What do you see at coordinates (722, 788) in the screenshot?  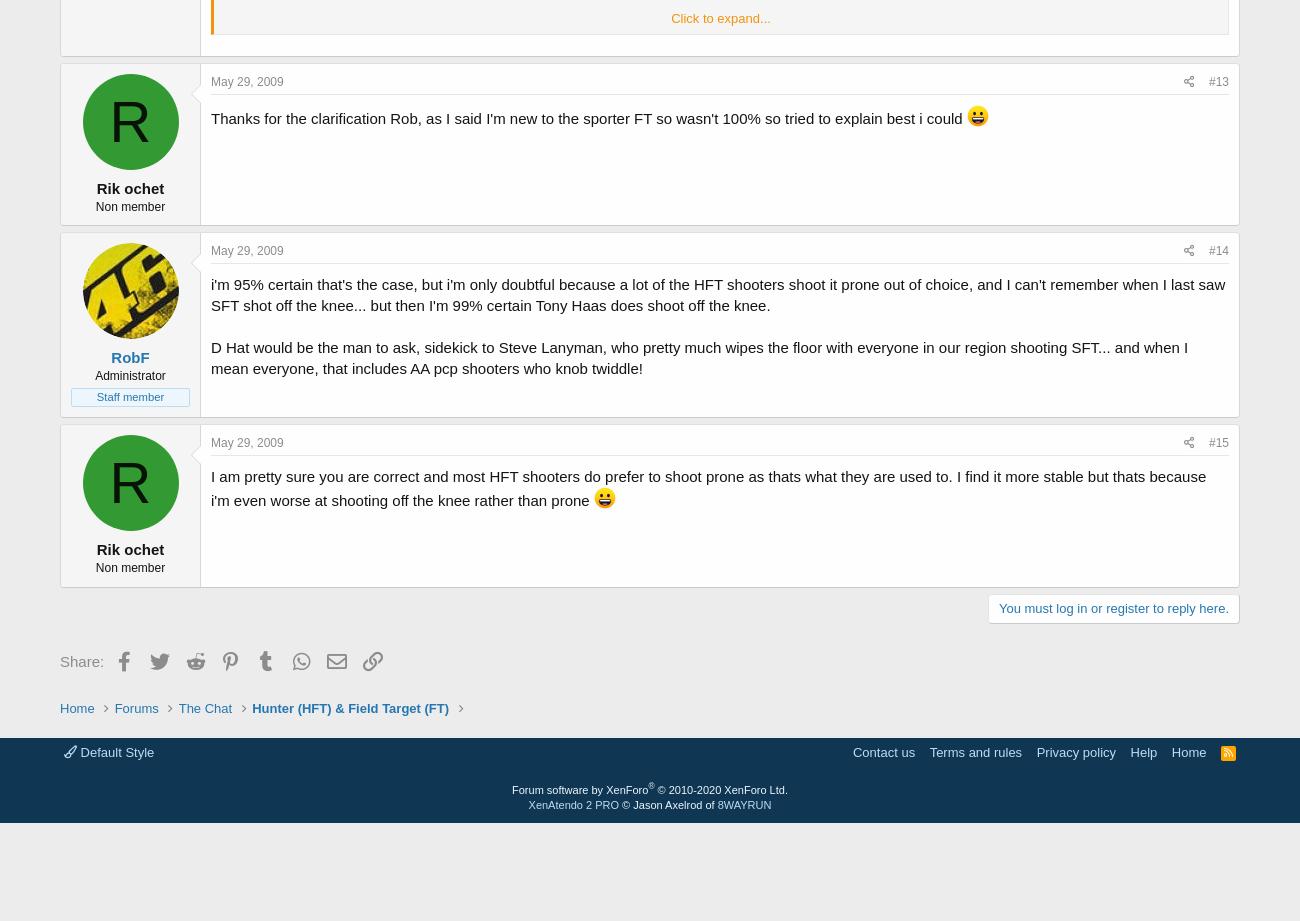 I see `'© 2010-2020 XenForo Ltd.'` at bounding box center [722, 788].